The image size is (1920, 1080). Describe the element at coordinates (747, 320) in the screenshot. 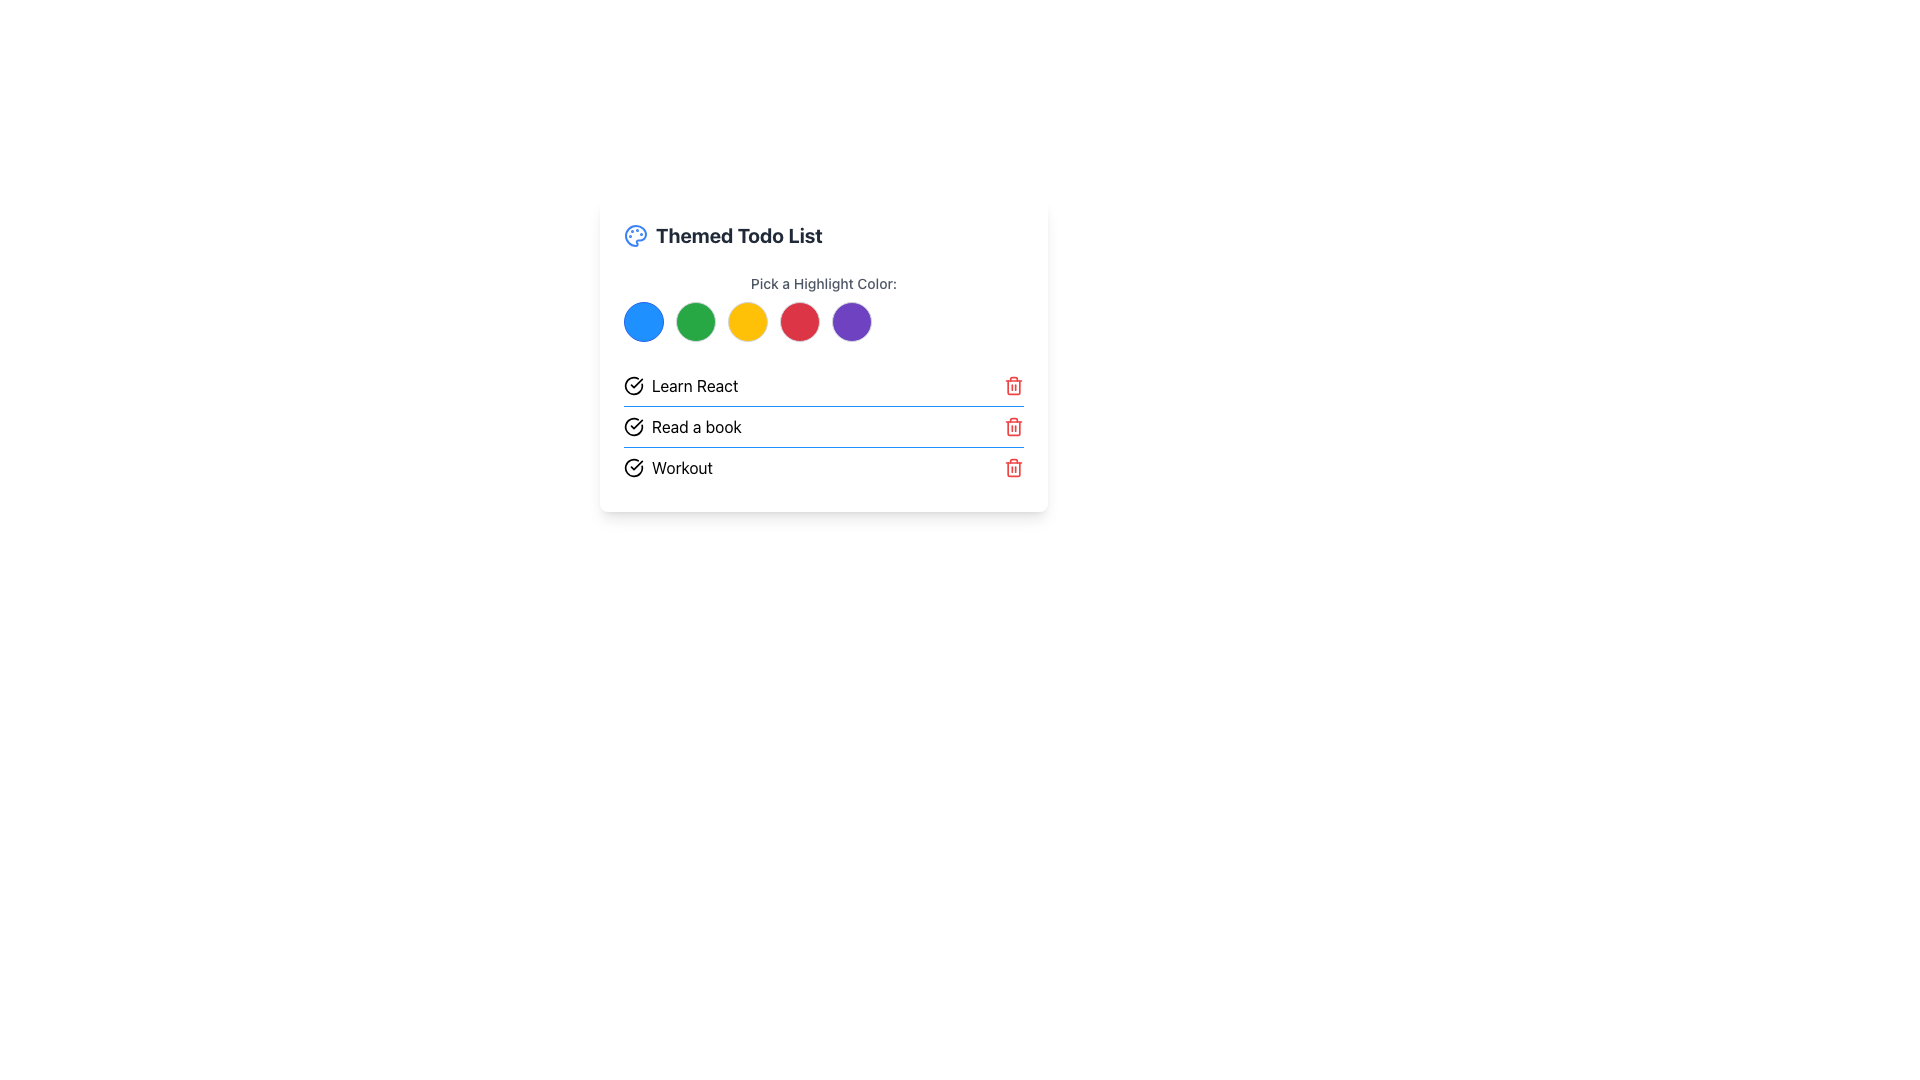

I see `the yellow circular button with a gray border, which is the third circle in a row of five circles in the 'Themed Todo List' card` at that location.